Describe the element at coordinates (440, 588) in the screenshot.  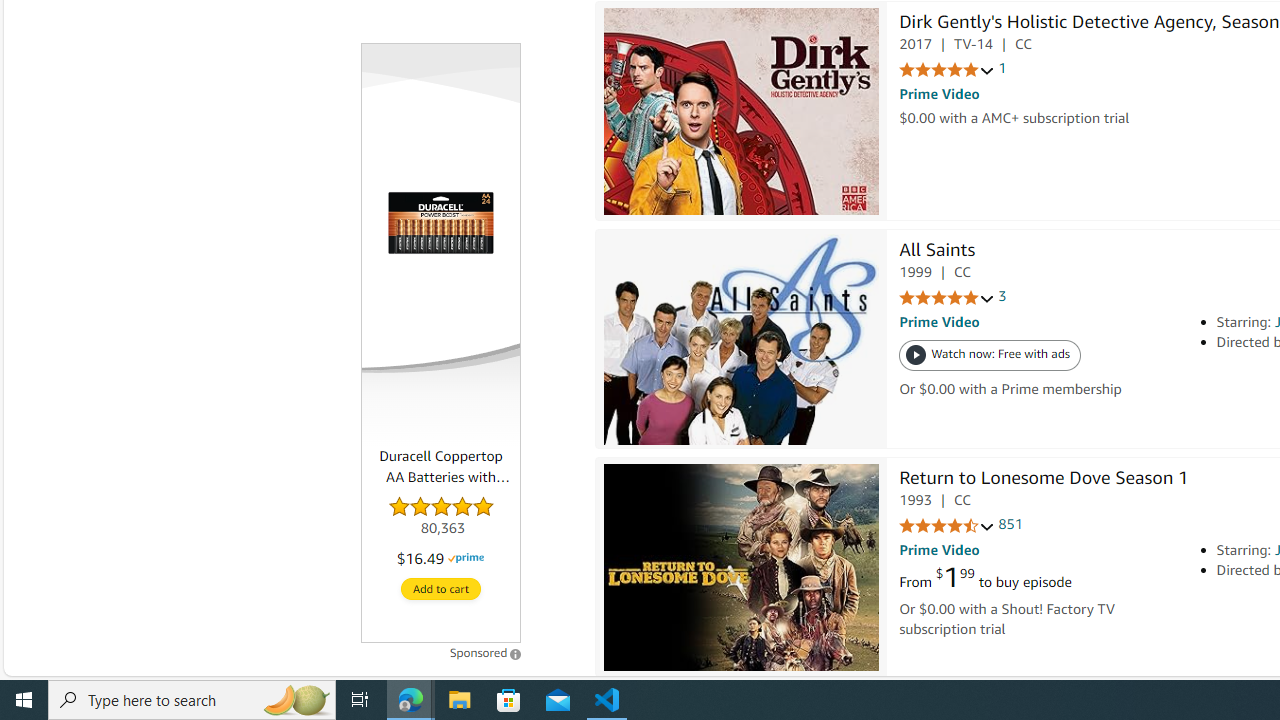
I see `'Add to cart'` at that location.